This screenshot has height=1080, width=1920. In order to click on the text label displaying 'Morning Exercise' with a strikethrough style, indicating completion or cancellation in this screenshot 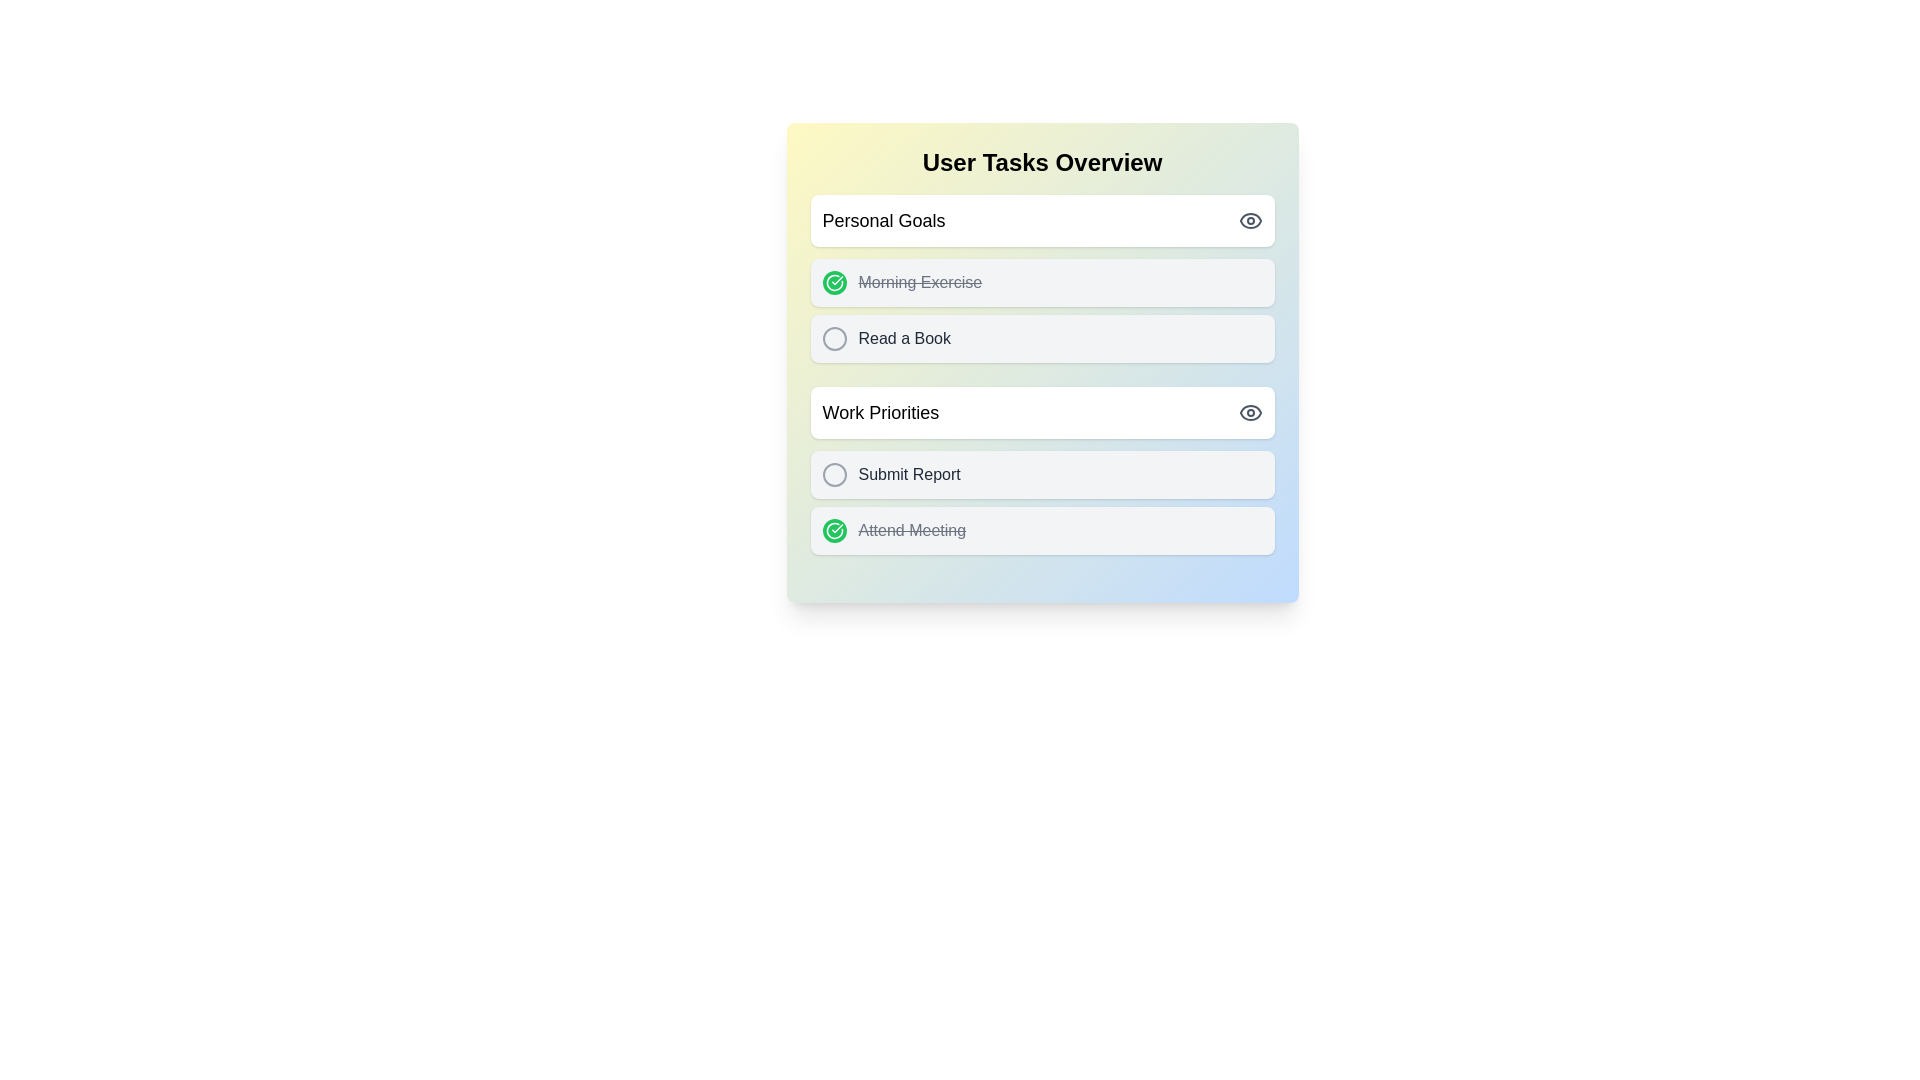, I will do `click(919, 282)`.